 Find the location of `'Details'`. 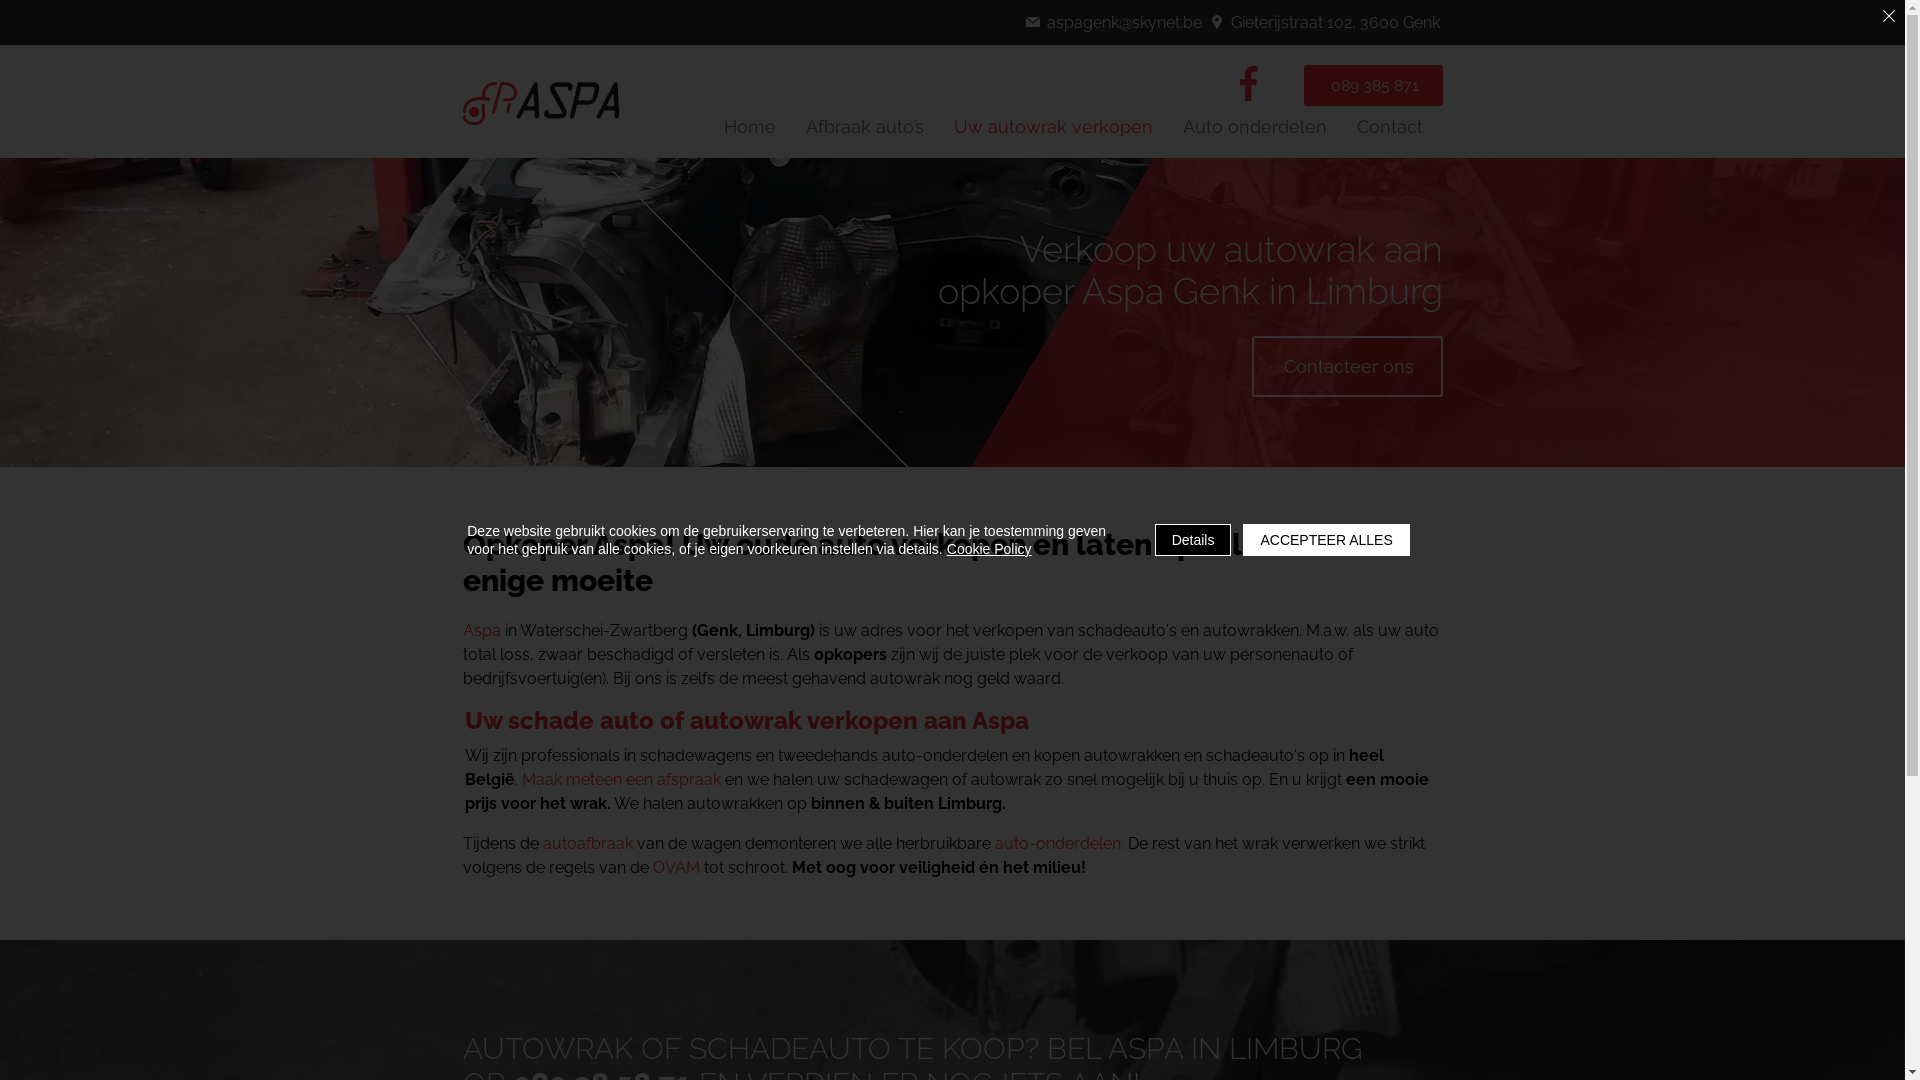

'Details' is located at coordinates (1193, 540).